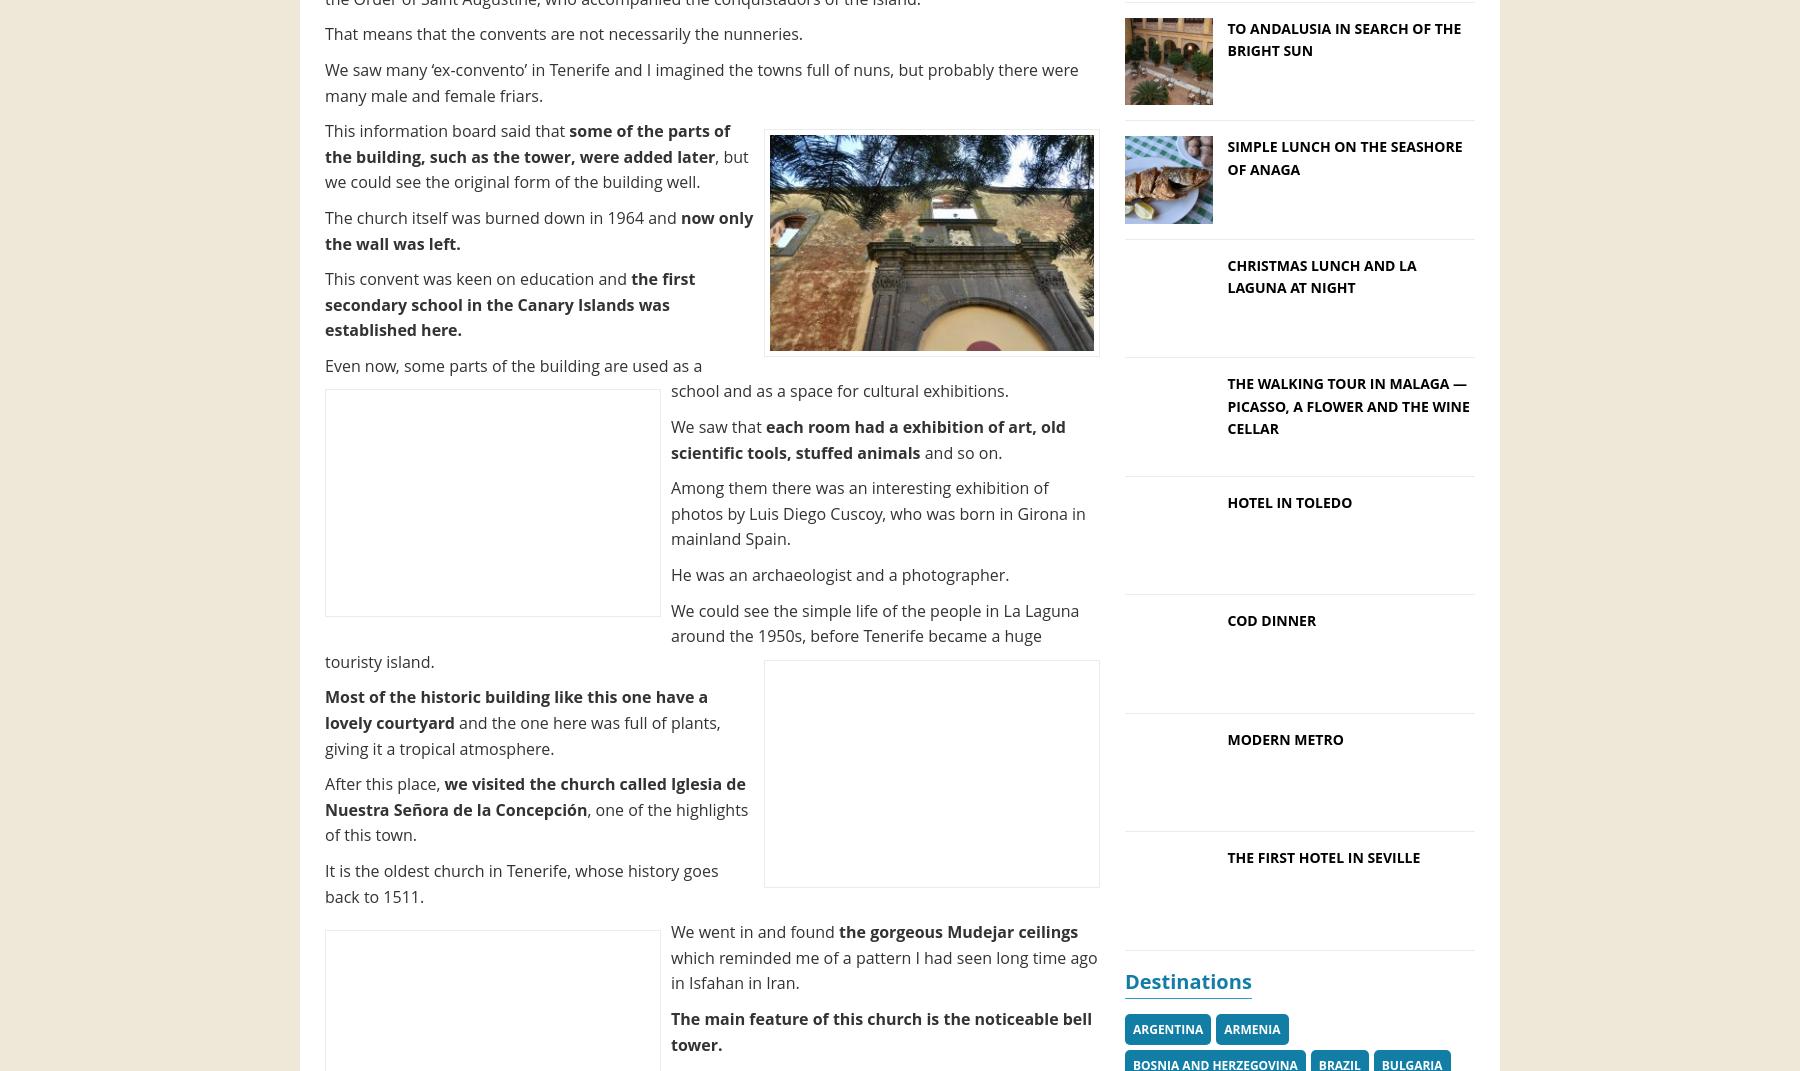 The image size is (1800, 1071). Describe the element at coordinates (960, 451) in the screenshot. I see `'and so on.'` at that location.